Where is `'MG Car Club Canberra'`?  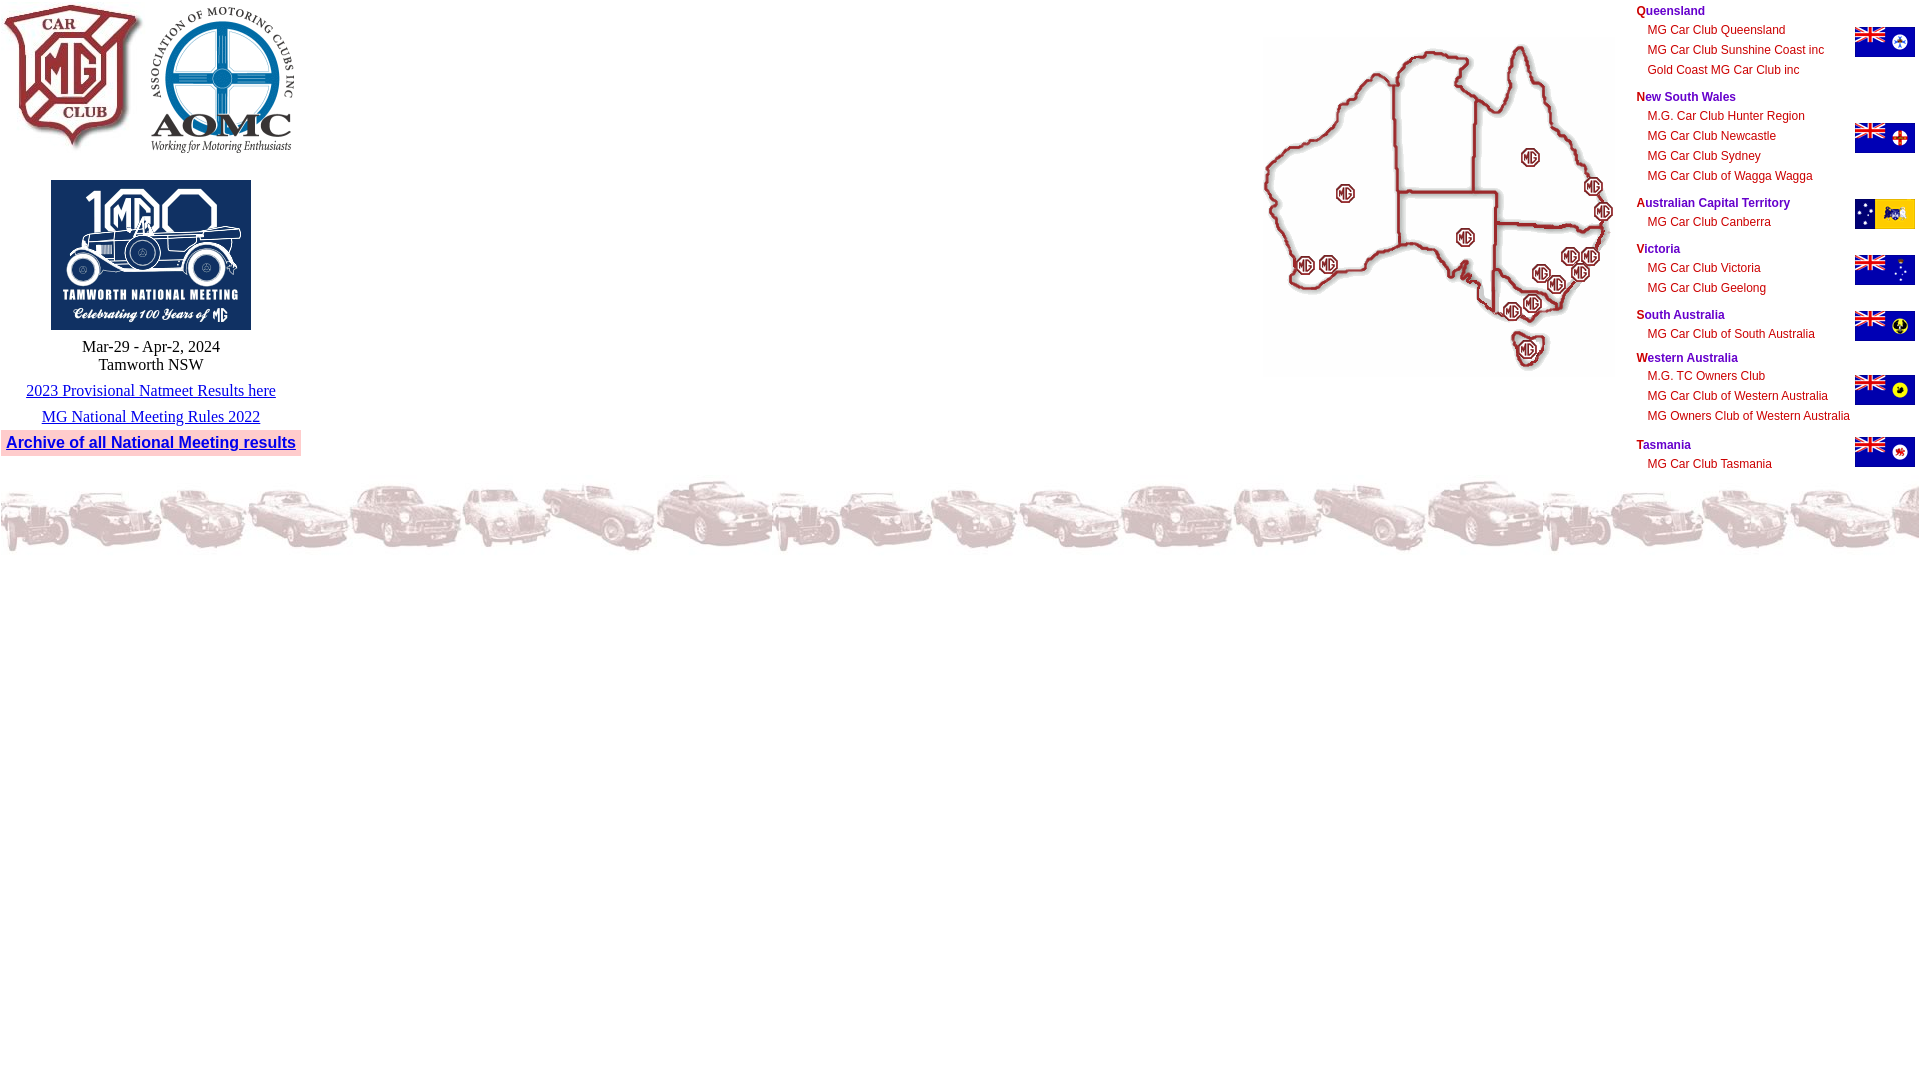 'MG Car Club Canberra' is located at coordinates (1707, 222).